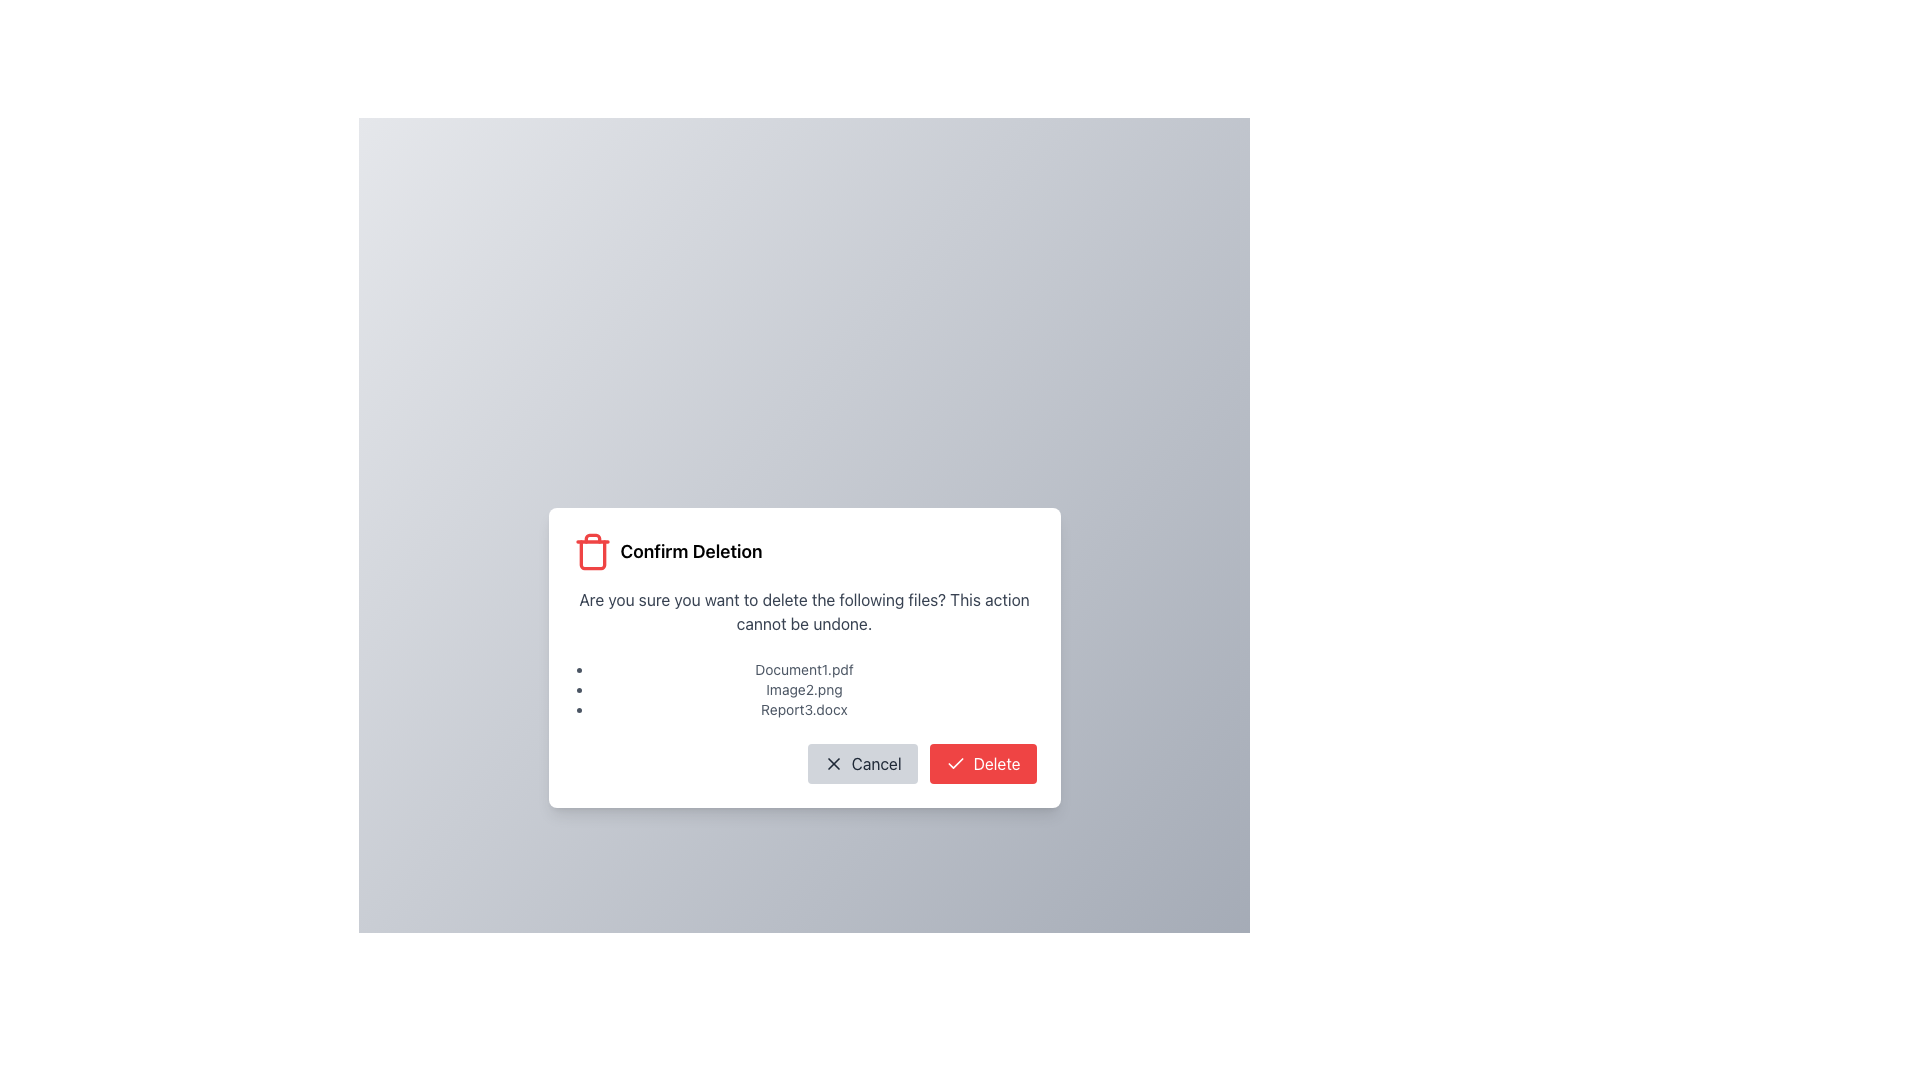  Describe the element at coordinates (954, 763) in the screenshot. I see `the checkmark icon located` at that location.